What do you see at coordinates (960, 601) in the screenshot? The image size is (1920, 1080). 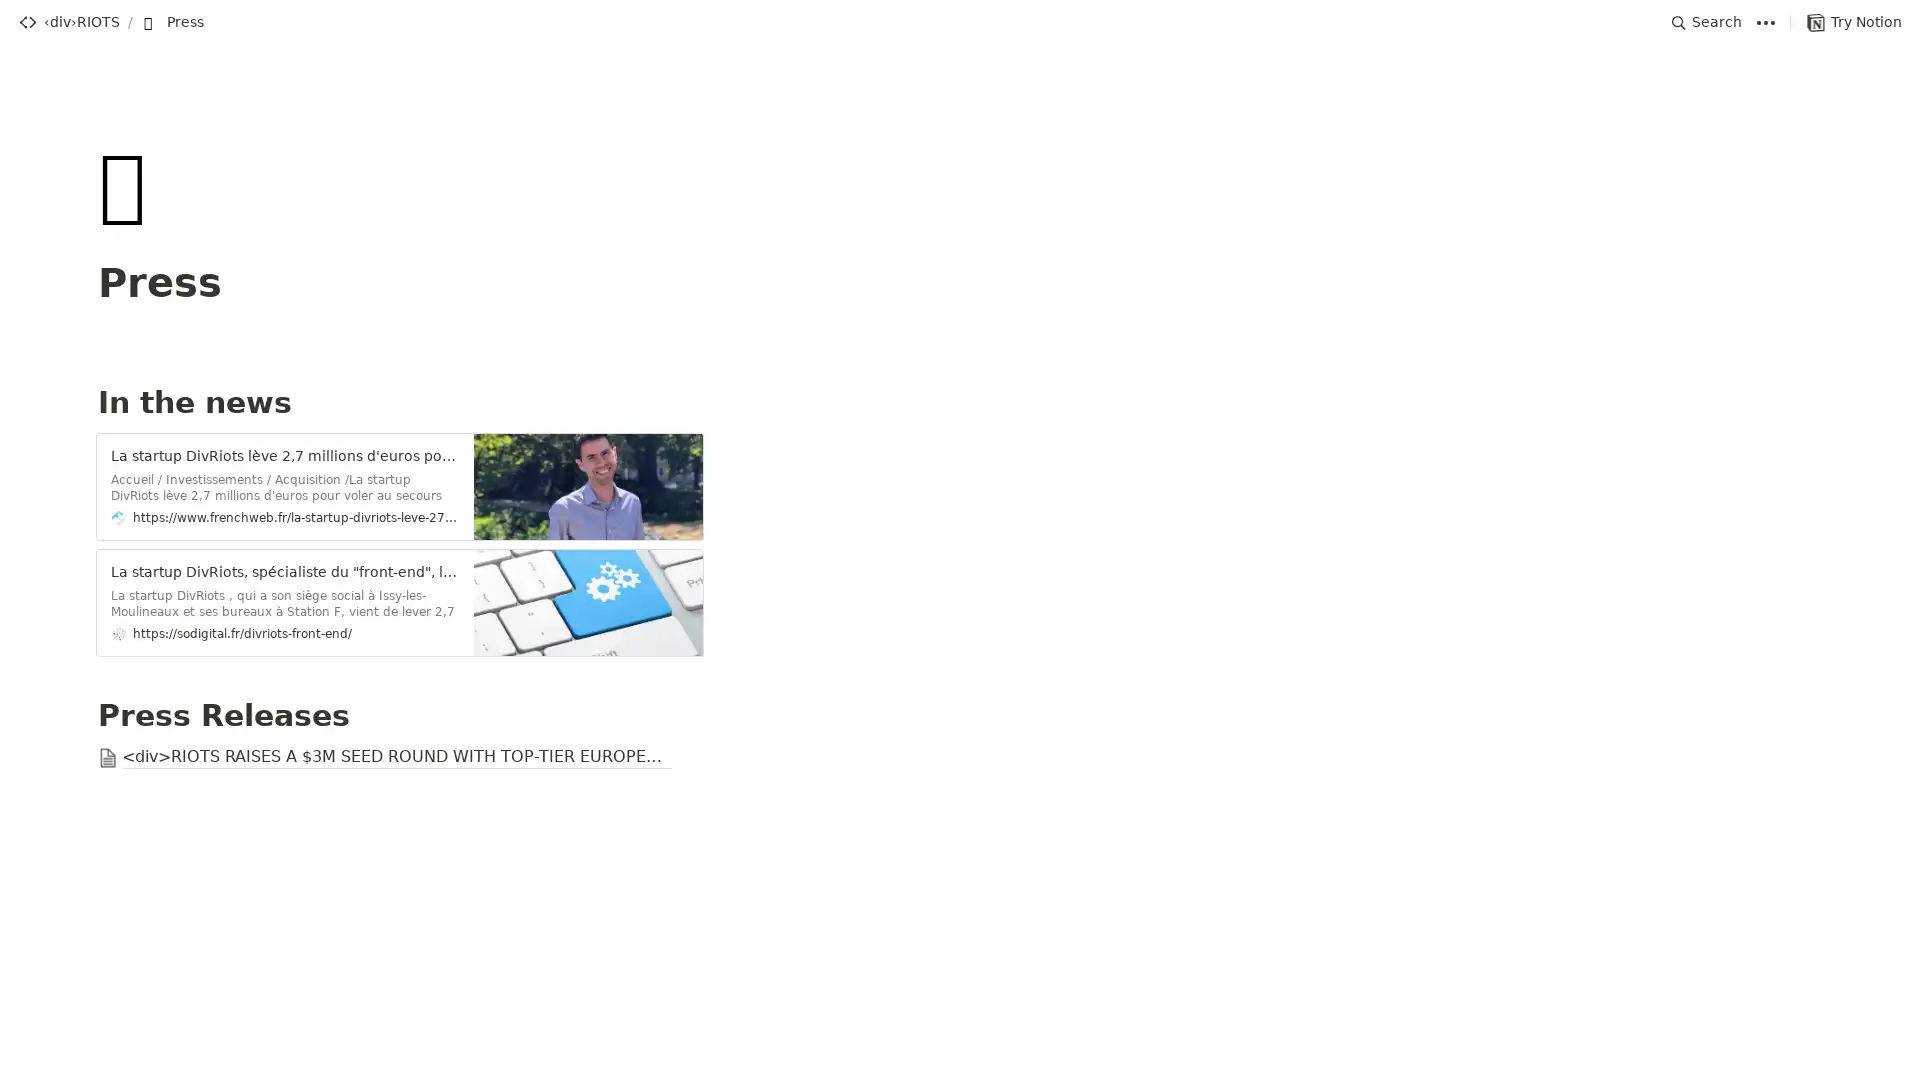 I see `La startup DivRiots, specialiste du "front-end", leve 2,7 millions d'euros La startup DivRiots , qui a son siege social a Issy-les-Moulineaux et ses bureaux a Station F, vient de lever 2,7 millions d'euros aupres de aupres du fonds XAnge. Des business angels, a l'image de Thibaud Elziere (eFounders), Frederic Montagnon (LGO), Julien Romanetto (Teads), Eduardo Ronzano (KelDoc) ou encore Nicolas Steegmann (Stupeflix), ont egalement participe a l'operation. https://sodigital.fr/divriots-front-end/` at bounding box center [960, 601].